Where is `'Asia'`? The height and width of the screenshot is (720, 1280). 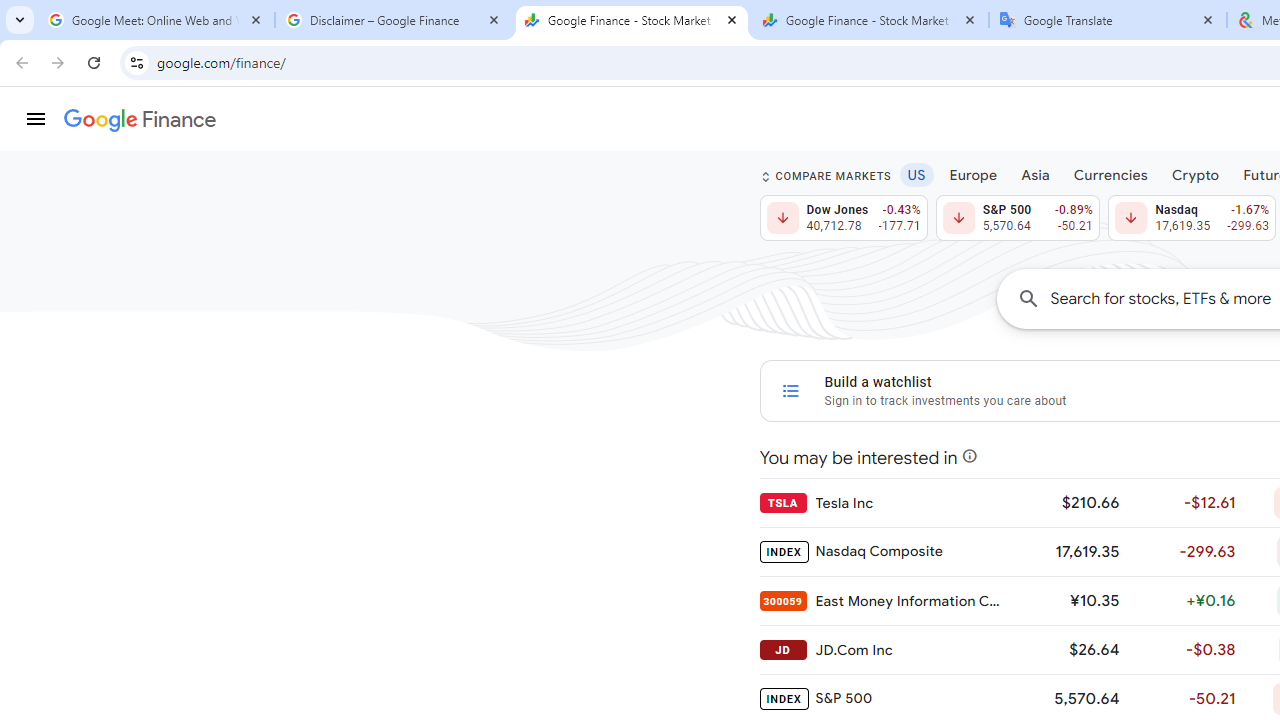
'Asia' is located at coordinates (1035, 173).